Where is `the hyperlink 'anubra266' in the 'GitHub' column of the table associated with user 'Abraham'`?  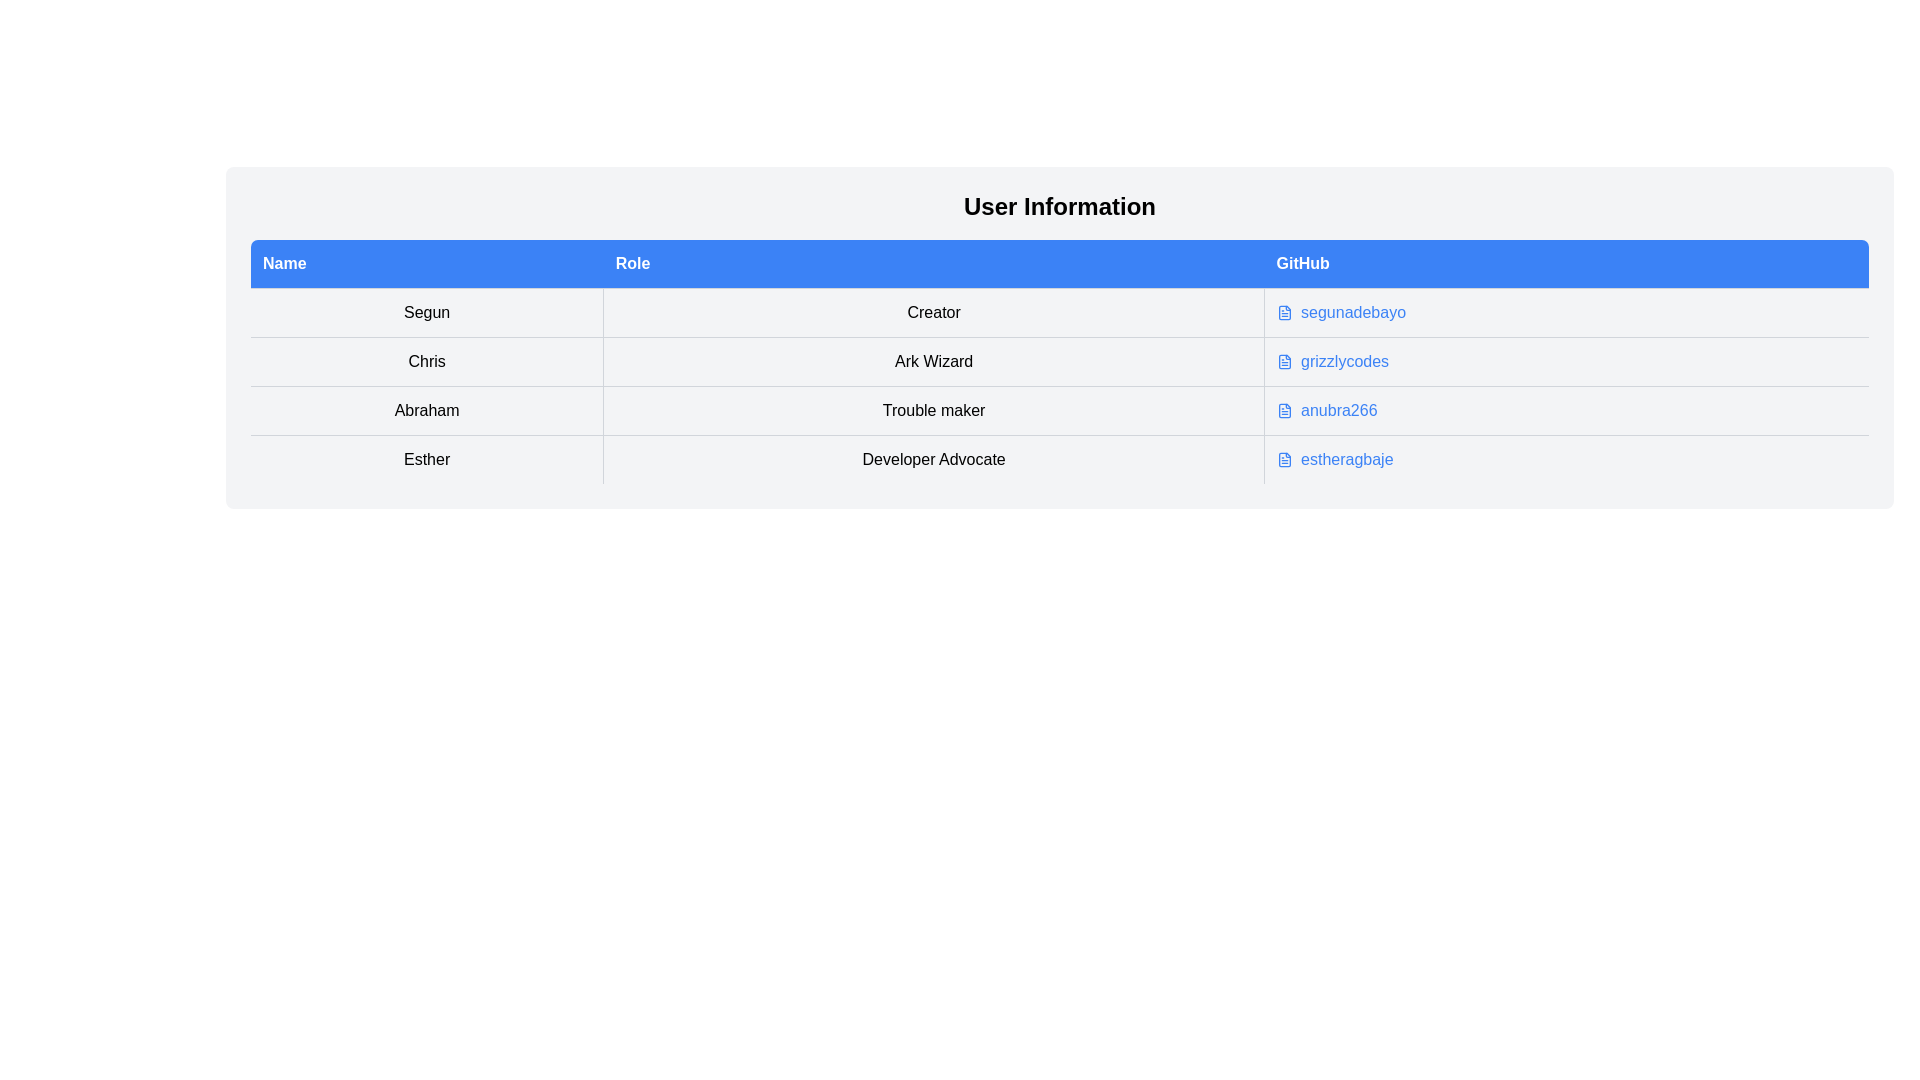 the hyperlink 'anubra266' in the 'GitHub' column of the table associated with user 'Abraham' is located at coordinates (1566, 410).